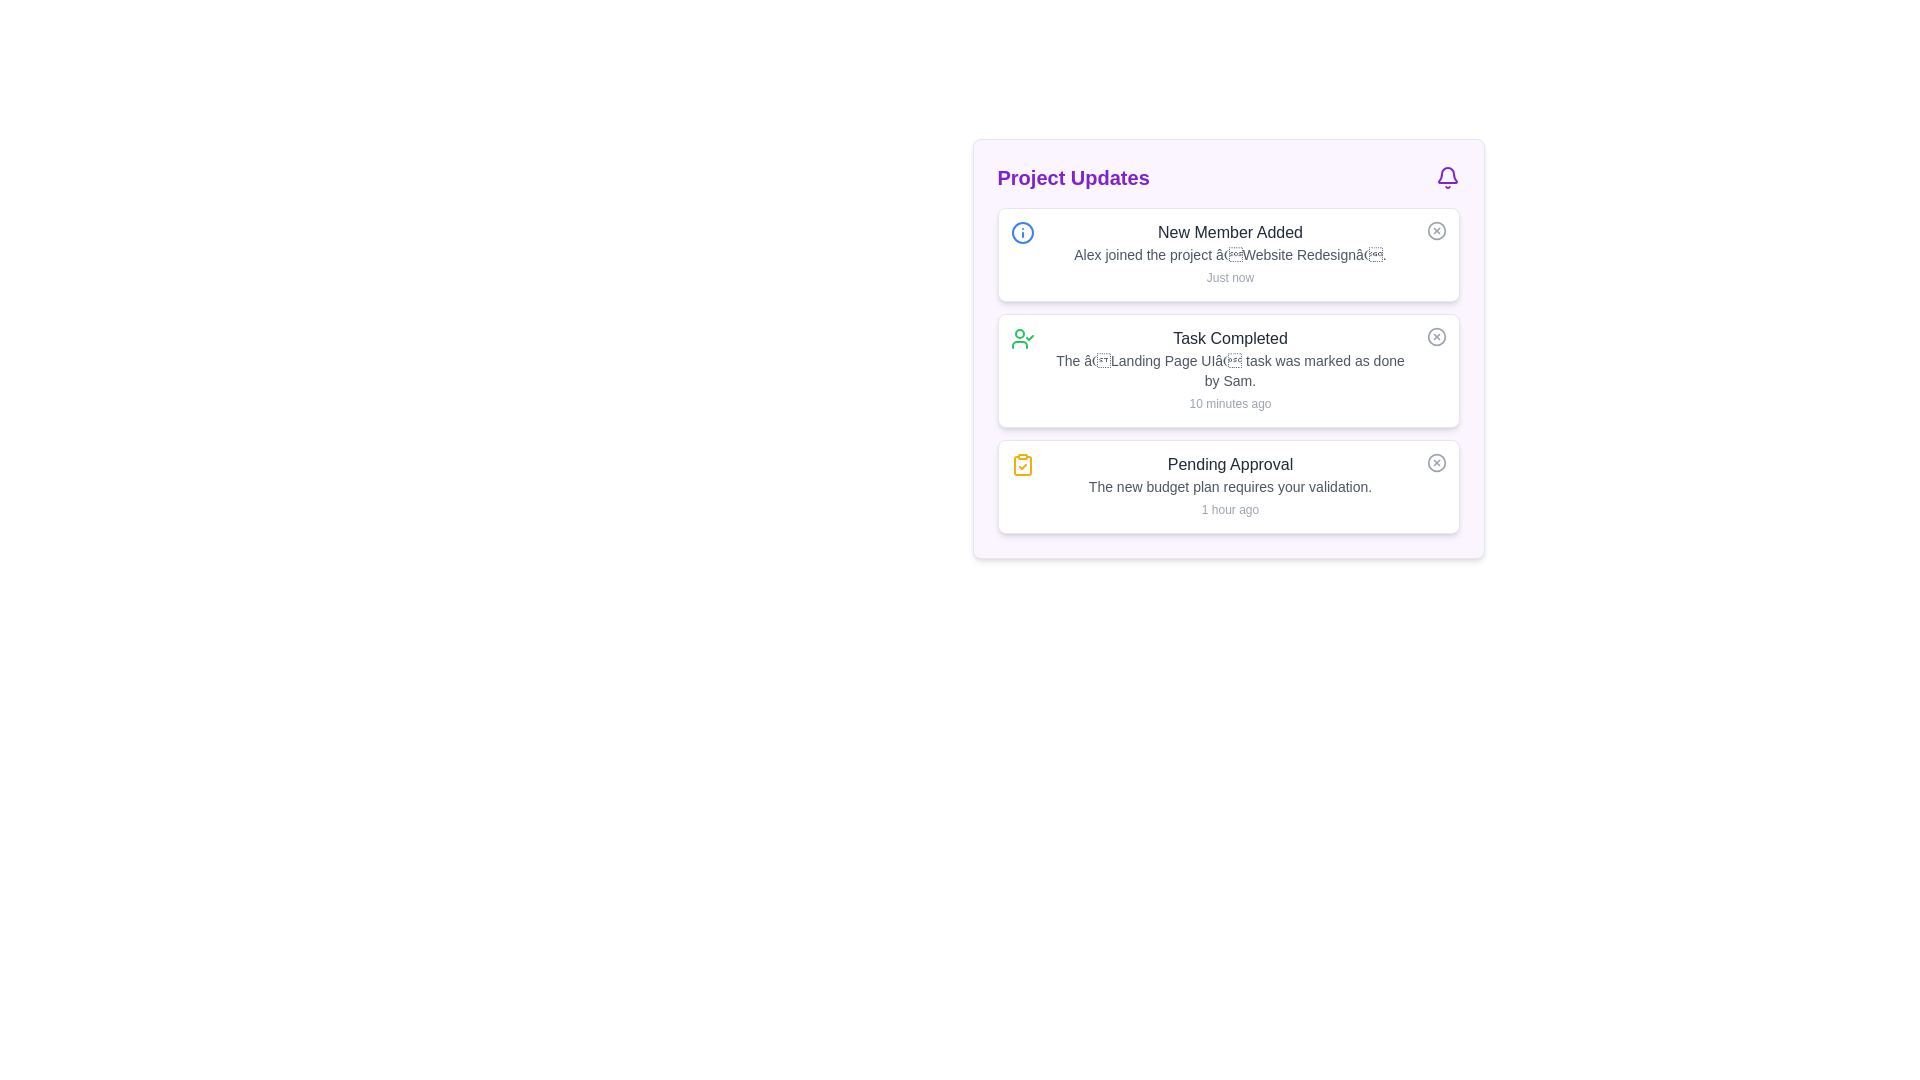 The width and height of the screenshot is (1920, 1080). What do you see at coordinates (1229, 370) in the screenshot?
I see `the Notification text that informs the user about the completion of a task, located in the middle of a vertically stacked list of notifications` at bounding box center [1229, 370].